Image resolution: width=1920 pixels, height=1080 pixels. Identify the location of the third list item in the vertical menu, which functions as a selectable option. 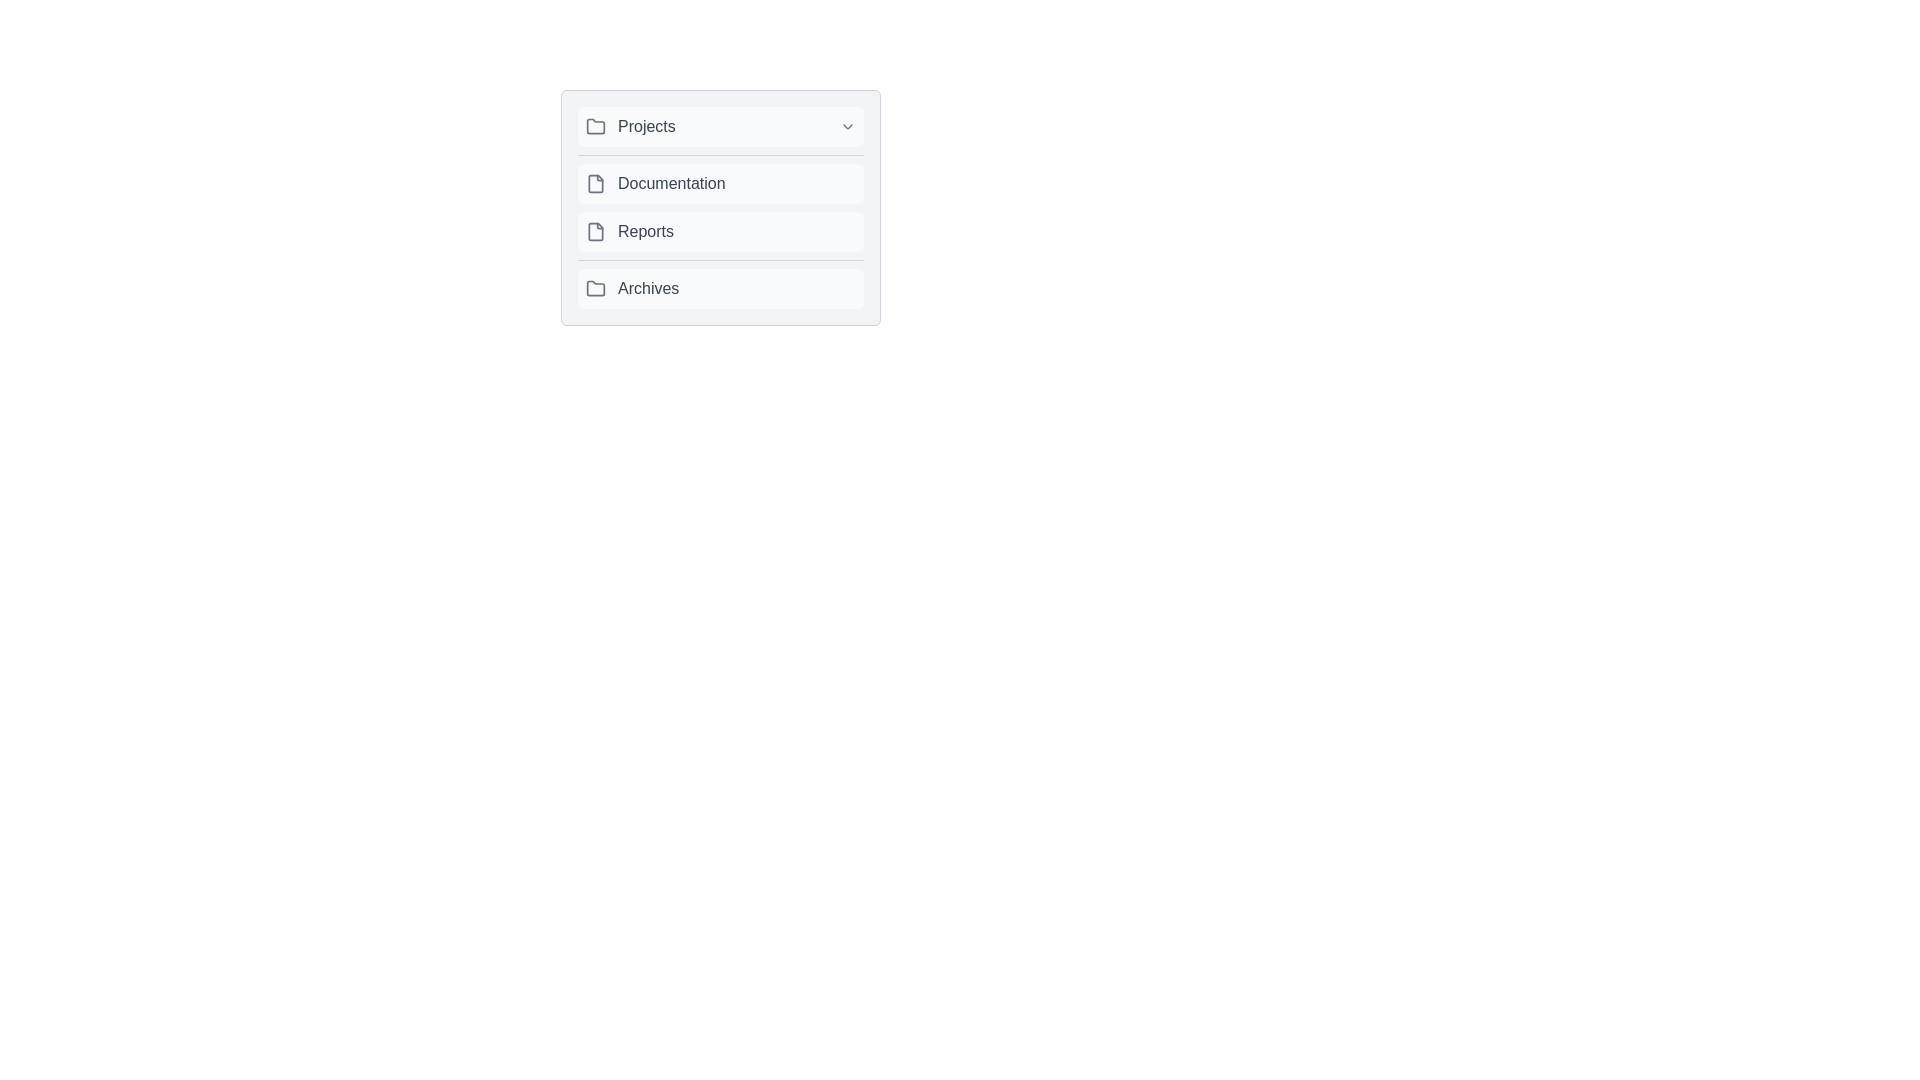
(720, 230).